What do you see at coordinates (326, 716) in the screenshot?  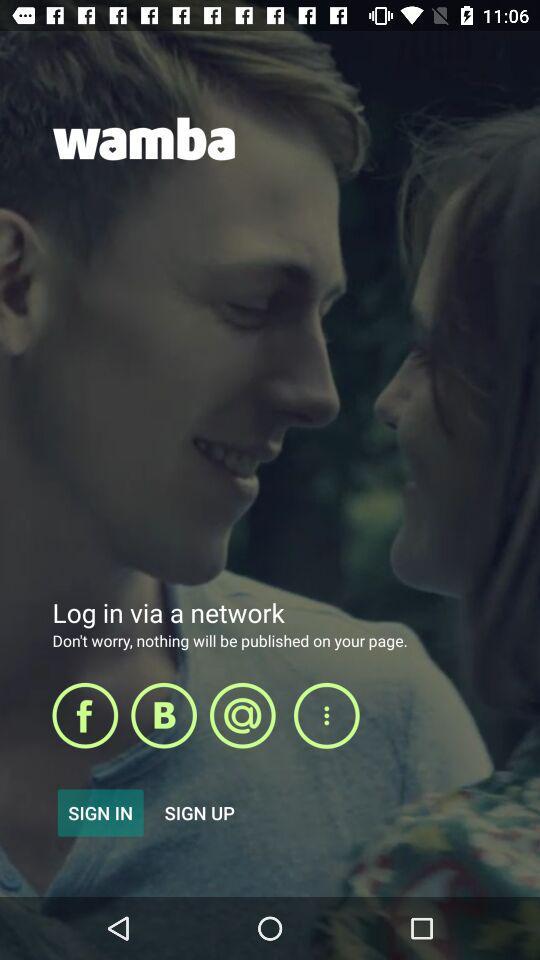 I see `more options` at bounding box center [326, 716].